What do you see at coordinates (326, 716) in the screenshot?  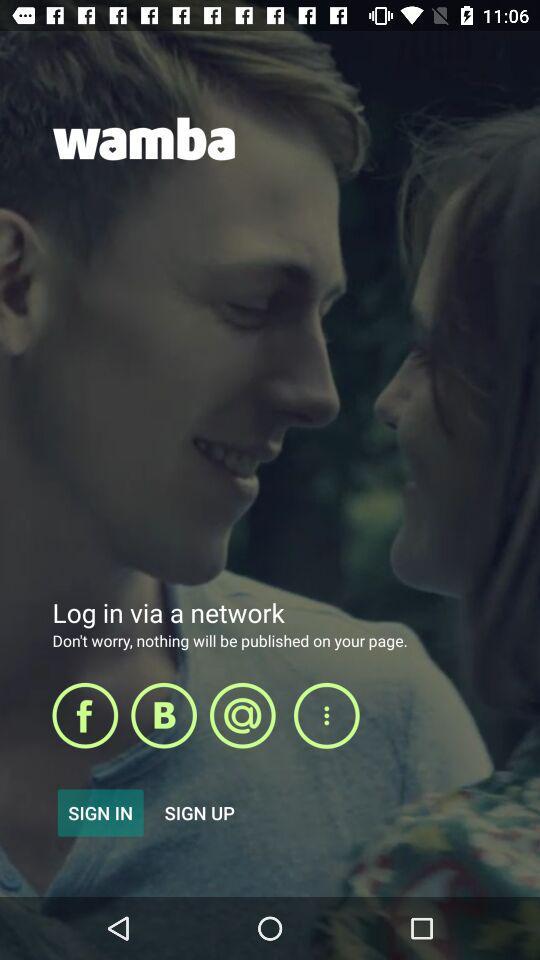 I see `more options` at bounding box center [326, 716].